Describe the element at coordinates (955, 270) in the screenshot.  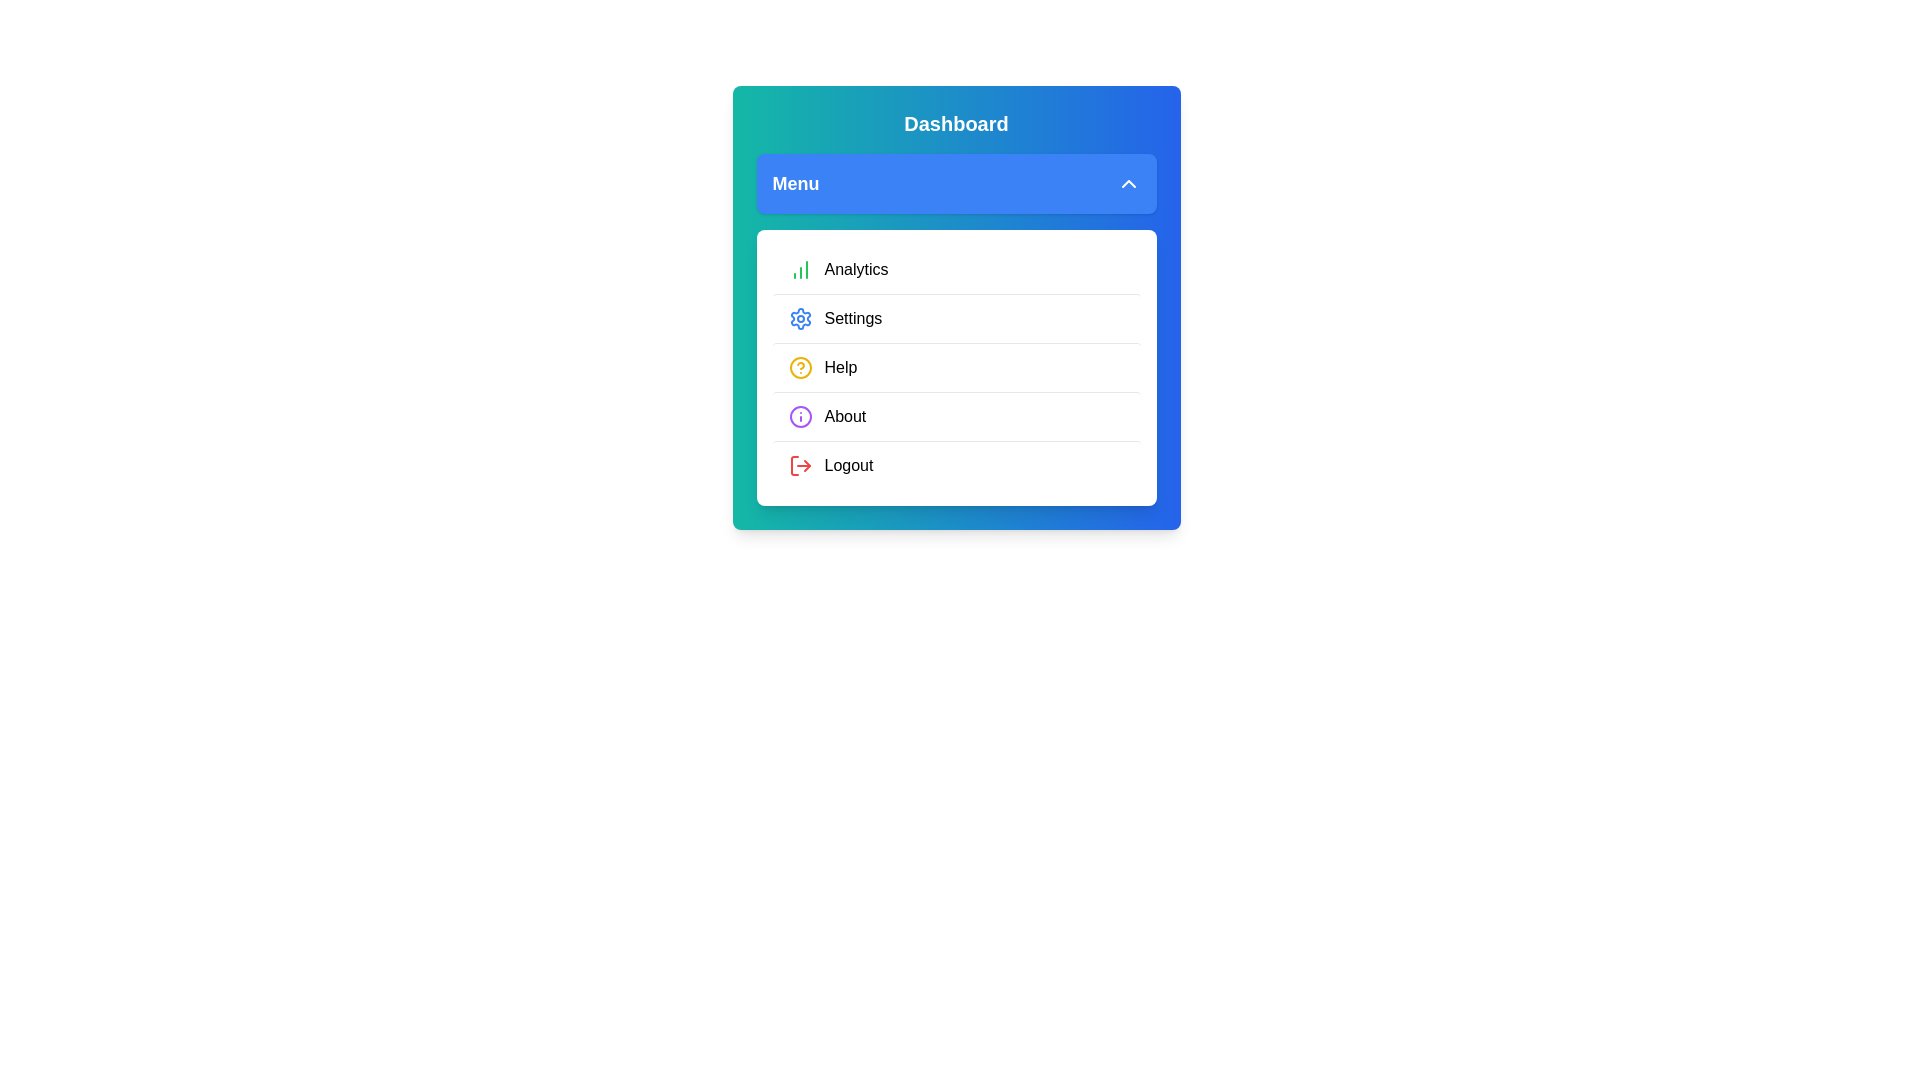
I see `the 'Analytics' menu item in the dropdown menu` at that location.